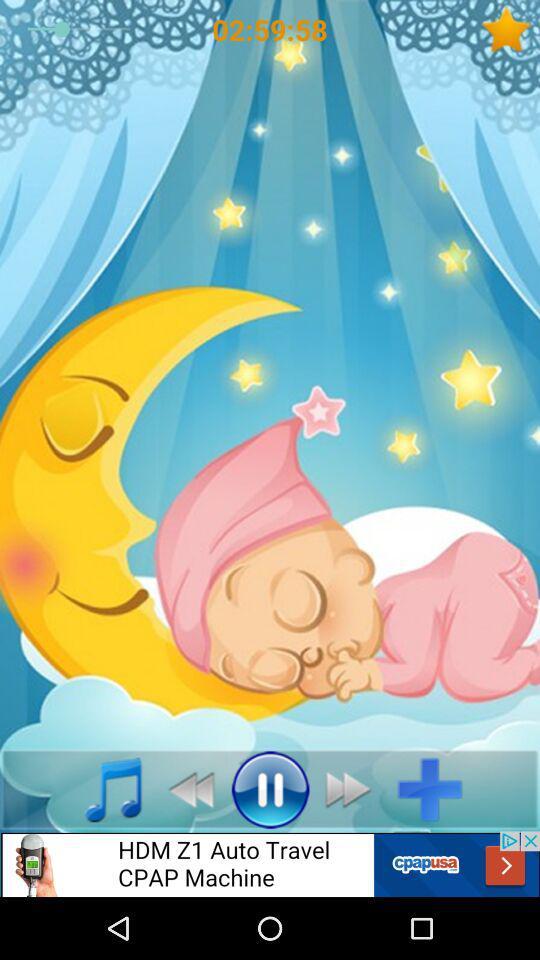  Describe the element at coordinates (353, 789) in the screenshot. I see `fast fwd` at that location.